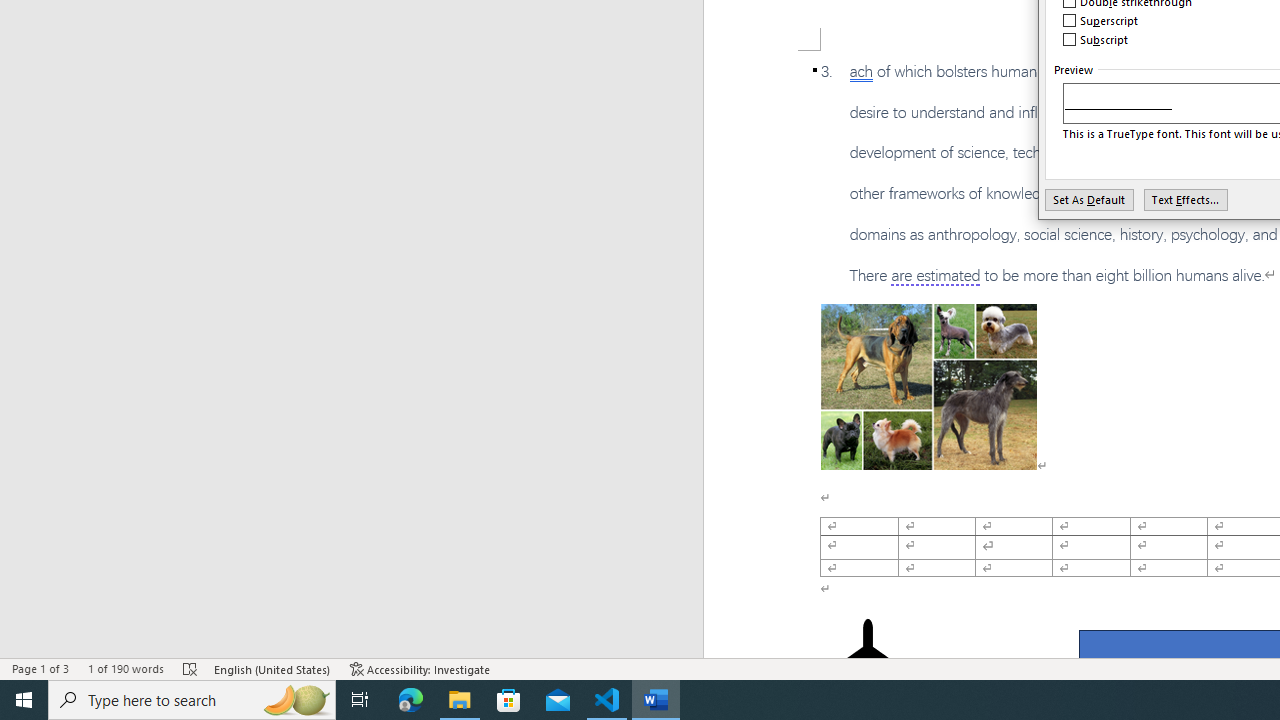 Image resolution: width=1280 pixels, height=720 pixels. I want to click on 'Subscript', so click(1095, 39).